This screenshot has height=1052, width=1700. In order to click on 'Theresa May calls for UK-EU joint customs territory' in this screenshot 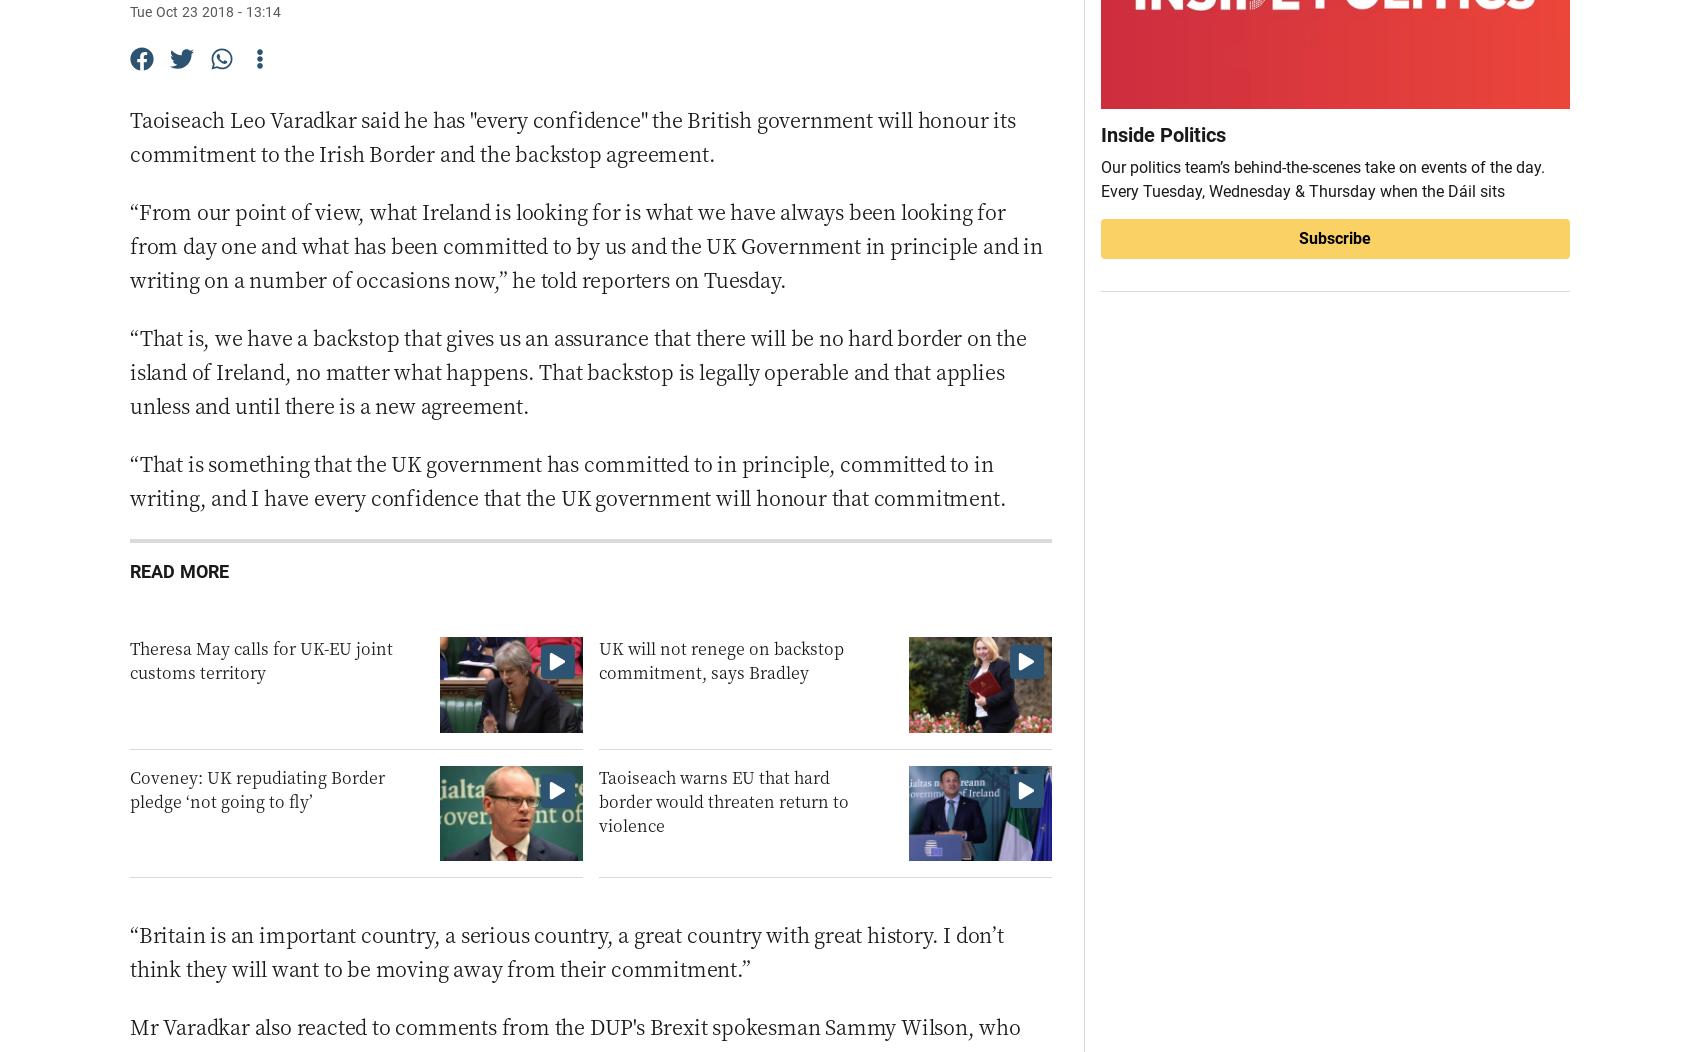, I will do `click(129, 659)`.